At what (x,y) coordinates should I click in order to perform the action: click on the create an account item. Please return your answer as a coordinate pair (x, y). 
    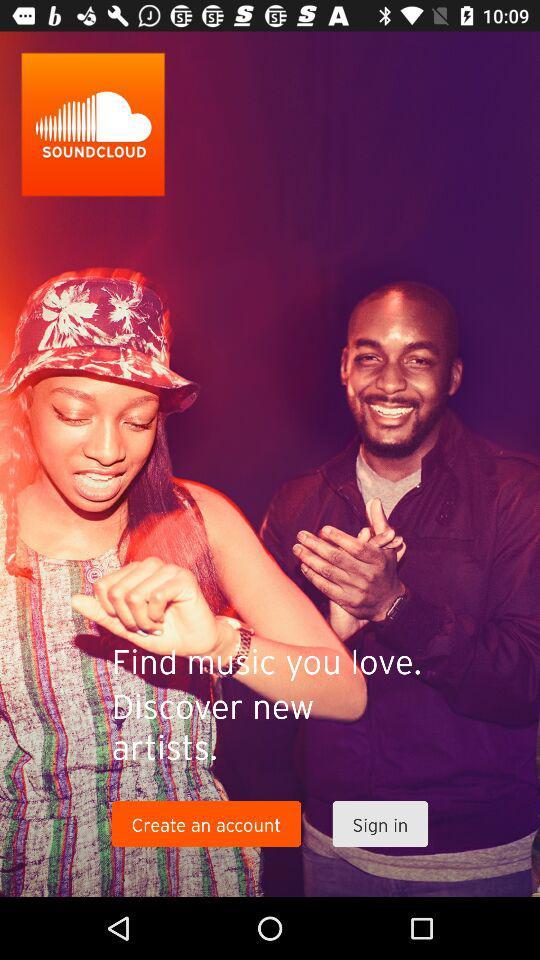
    Looking at the image, I should click on (205, 824).